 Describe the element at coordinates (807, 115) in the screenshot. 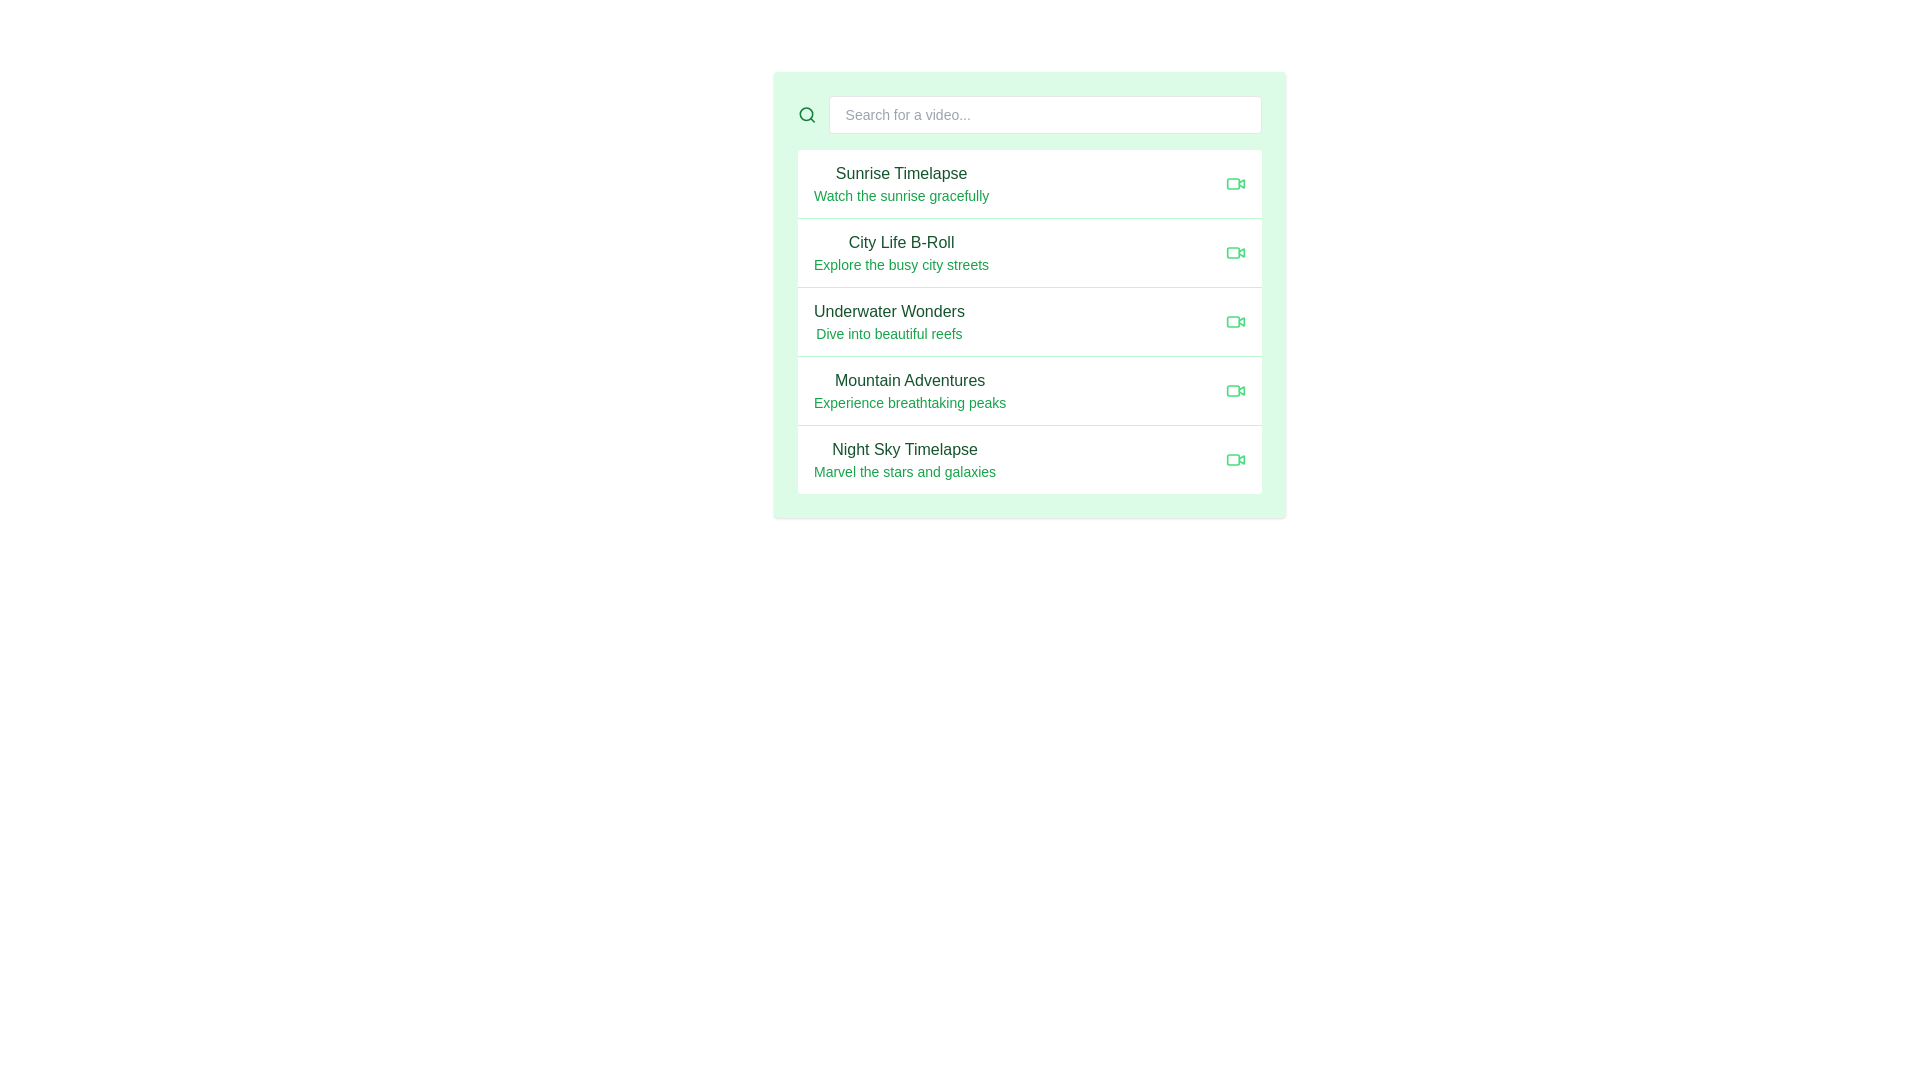

I see `the search icon located to the far left of the search input field, which visually indicates the purpose of the search functionality` at that location.